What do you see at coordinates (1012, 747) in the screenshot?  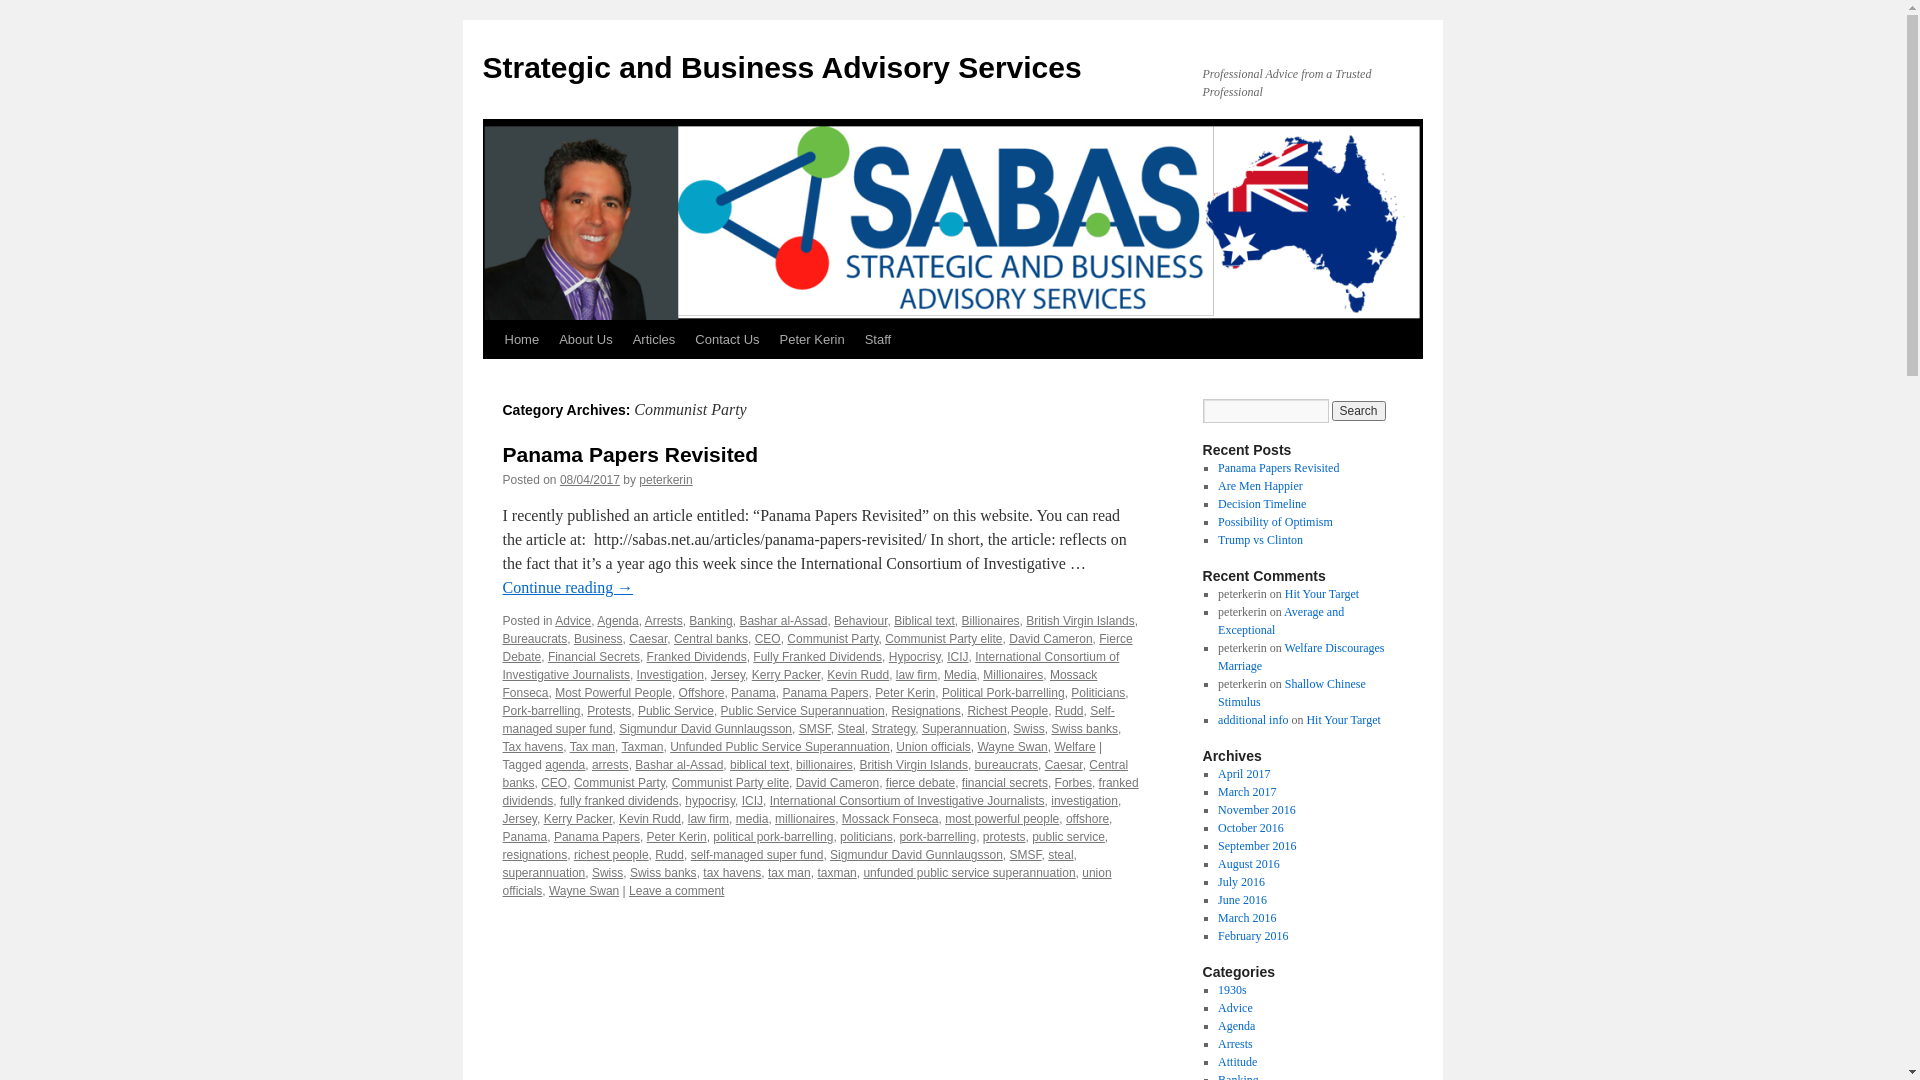 I see `'Wayne Swan'` at bounding box center [1012, 747].